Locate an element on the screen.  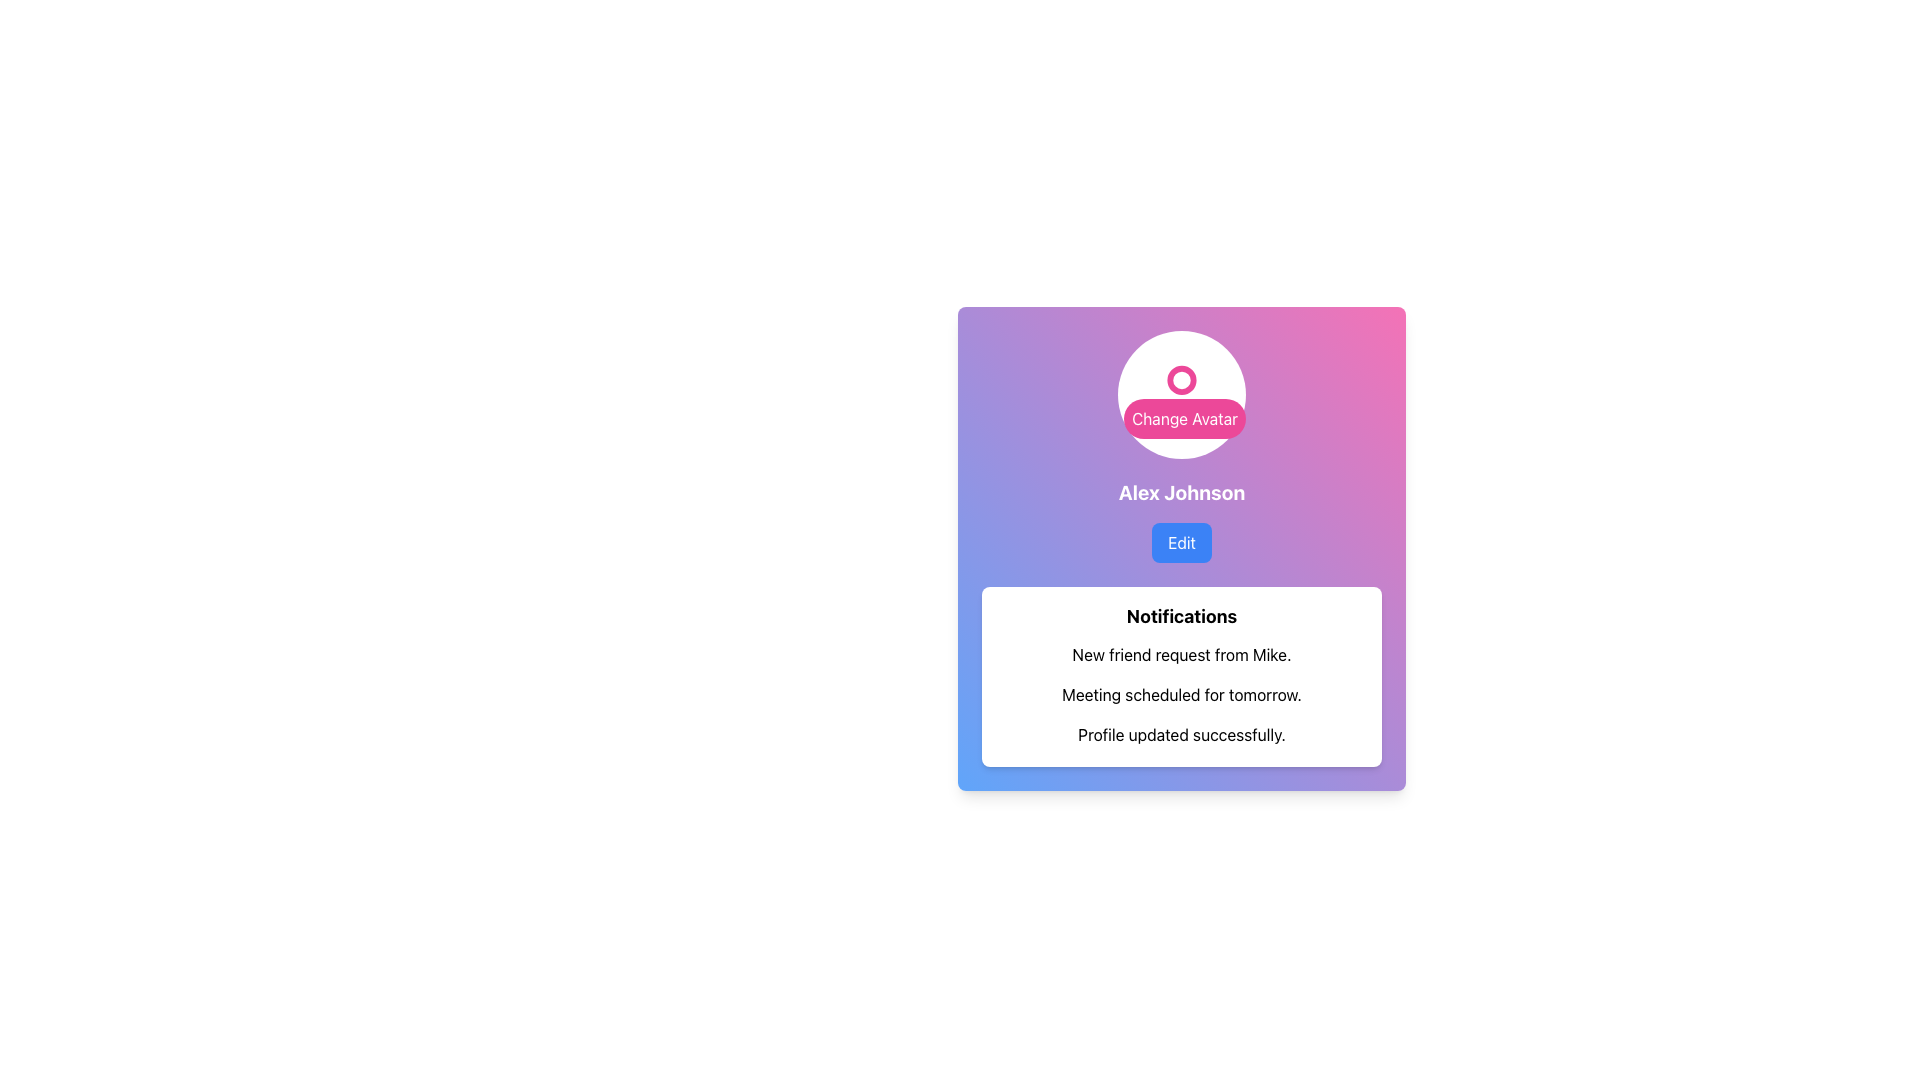
the Text Display element that contains the text 'New friend request from Mike.' which is the first entry in the notifications list is located at coordinates (1181, 655).